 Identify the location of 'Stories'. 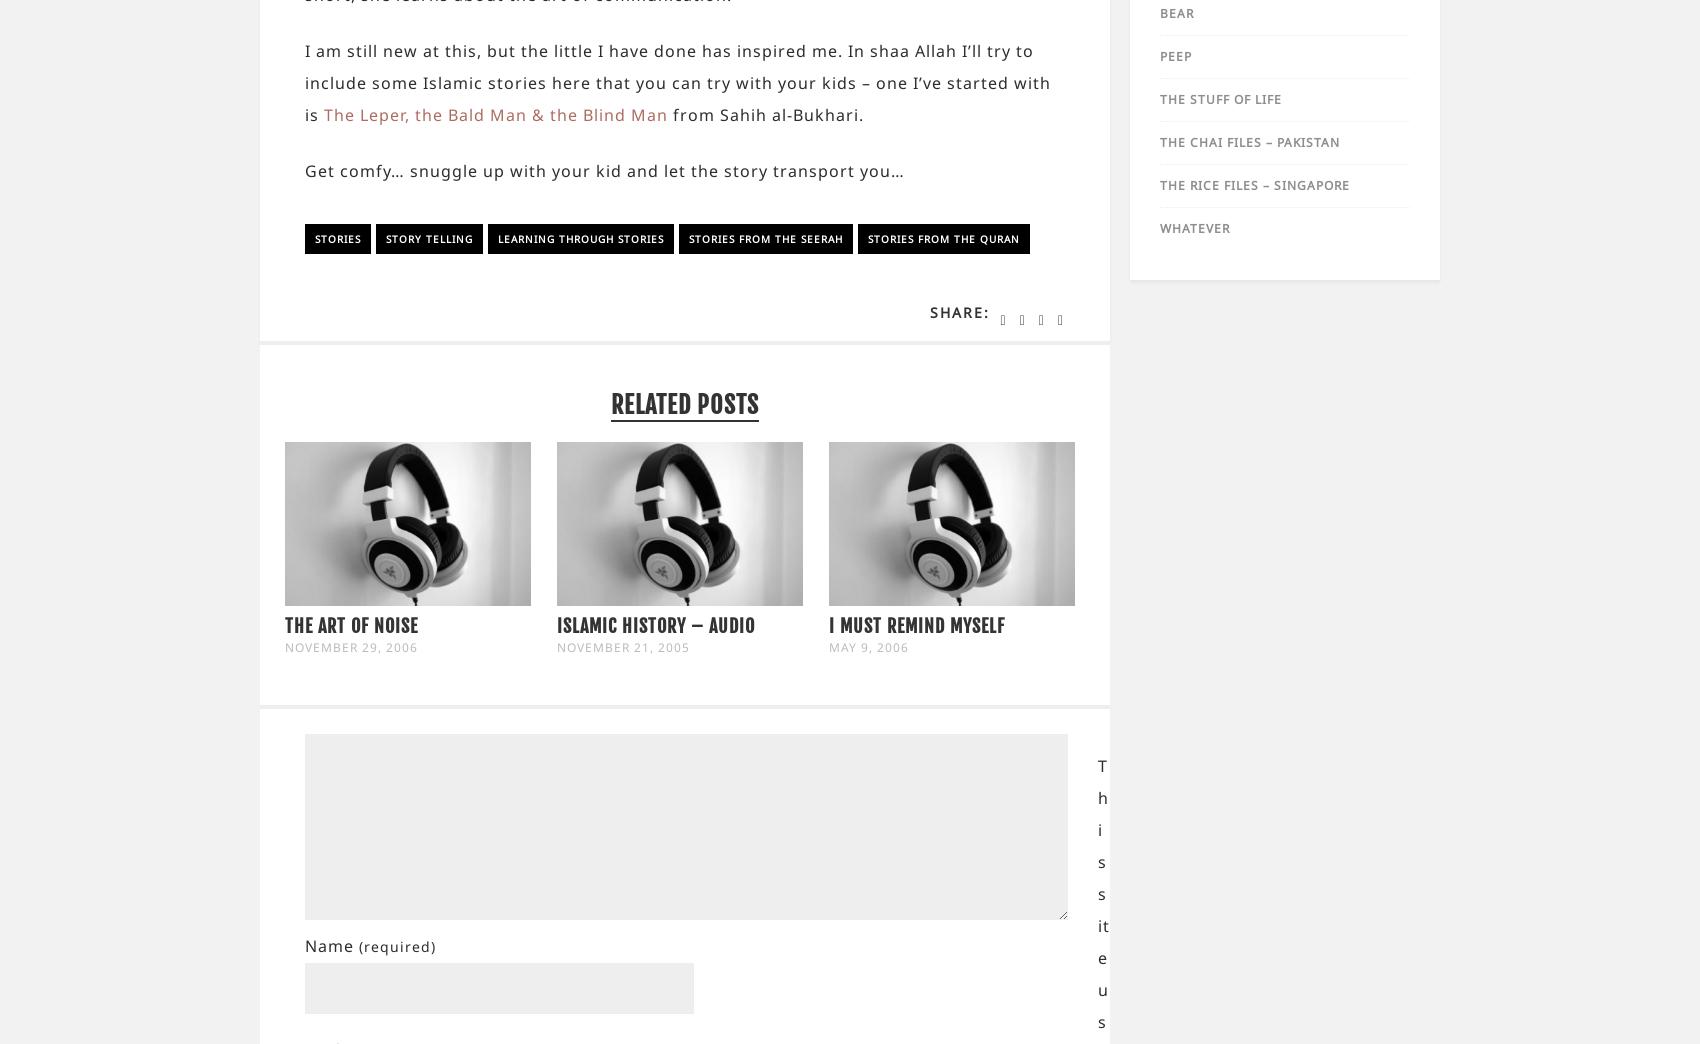
(315, 238).